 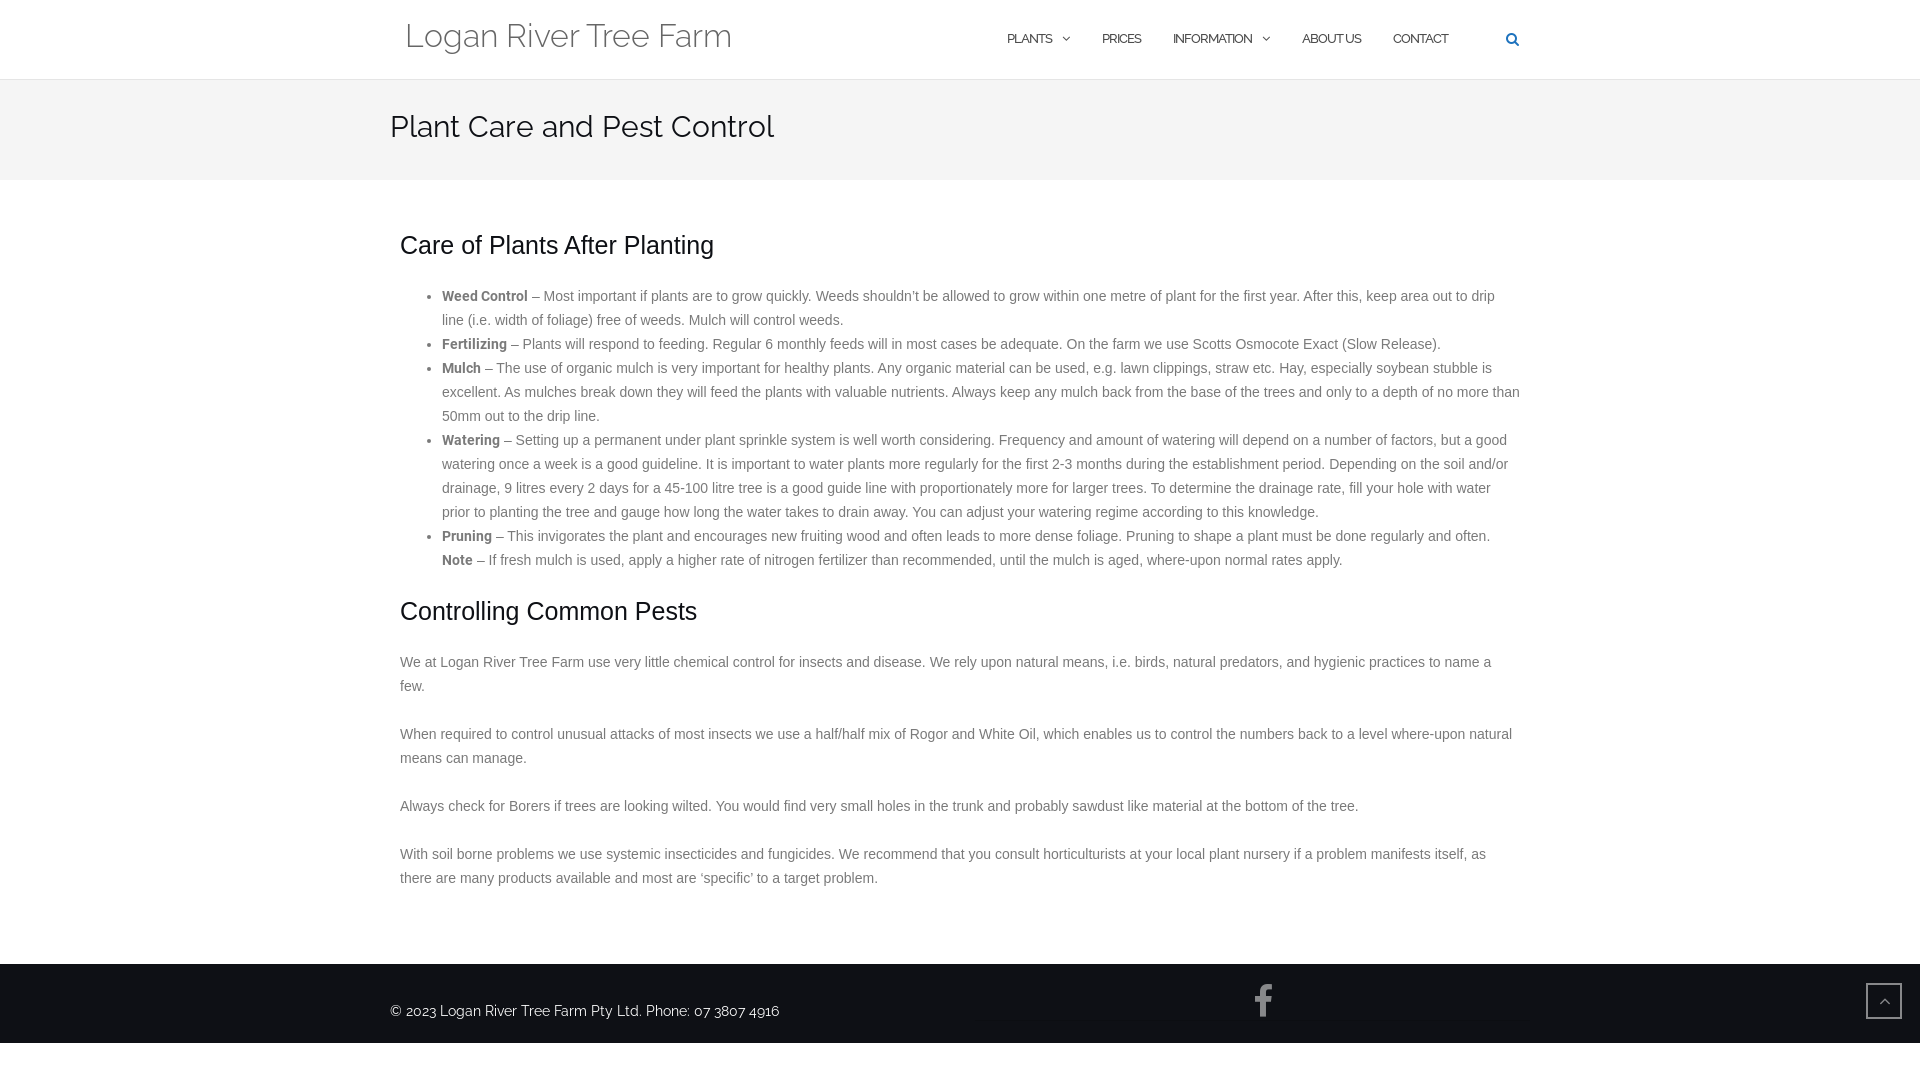 I want to click on 'PRICES', so click(x=1121, y=39).